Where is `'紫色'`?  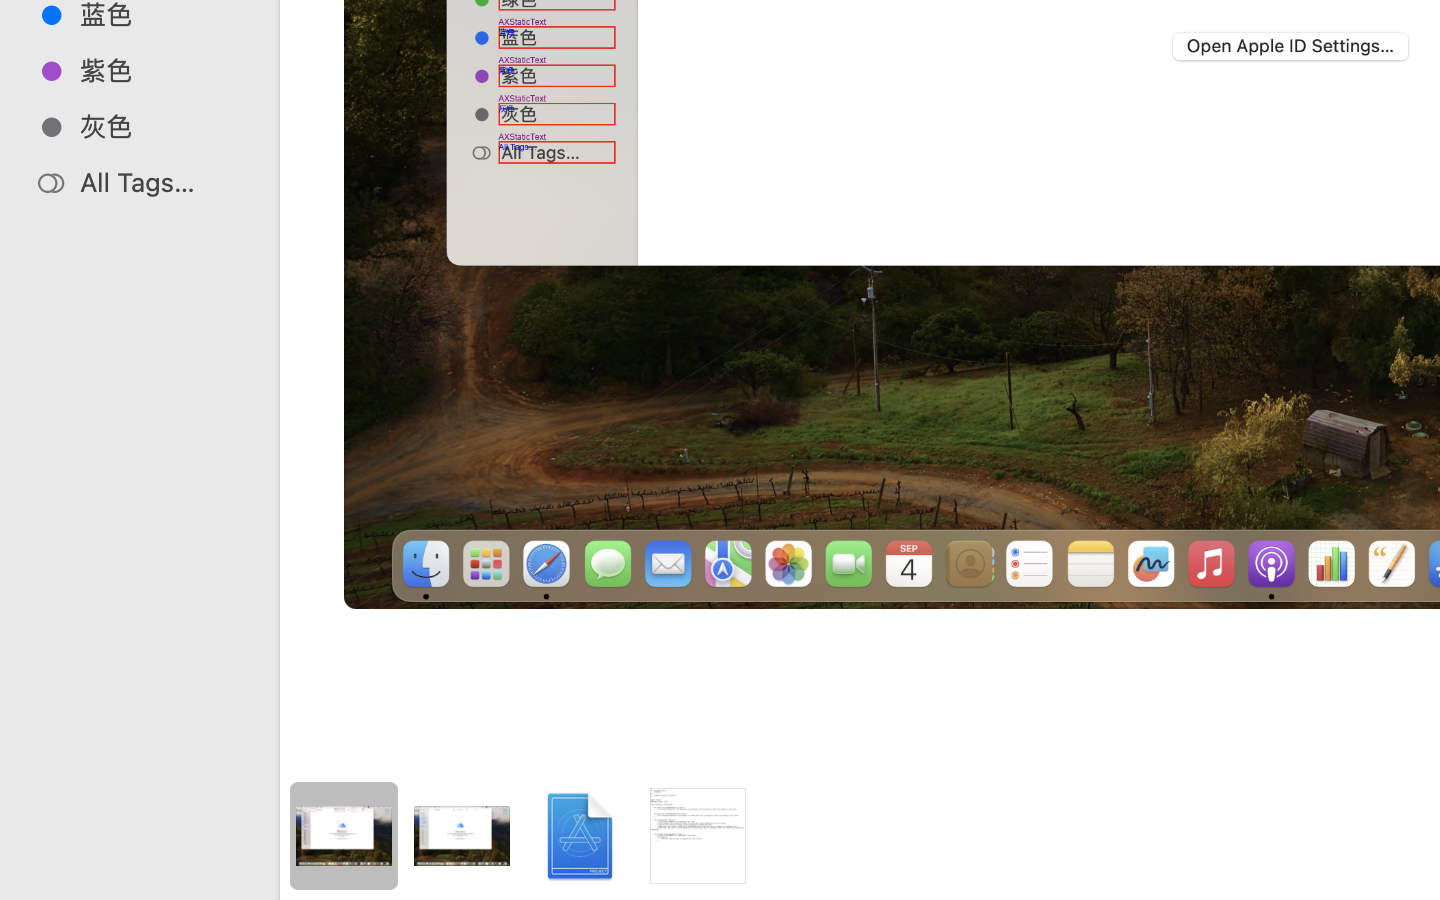 '紫色' is located at coordinates (159, 69).